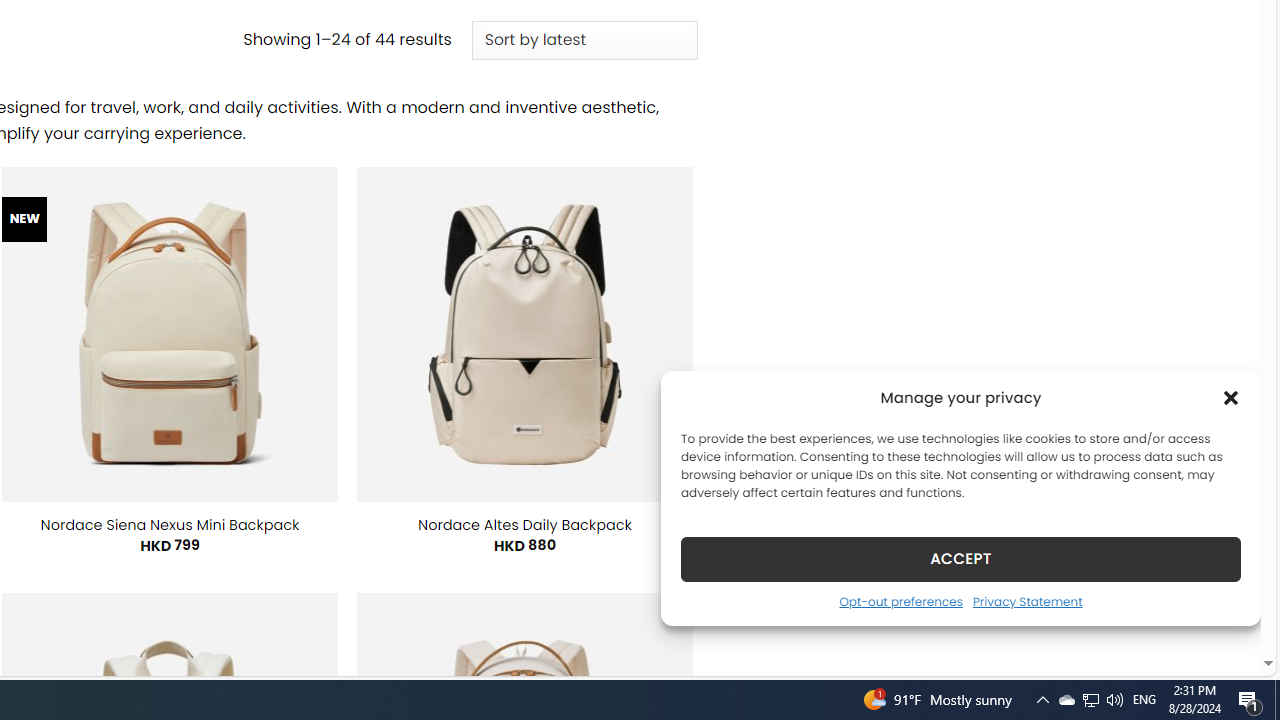 Image resolution: width=1280 pixels, height=720 pixels. Describe the element at coordinates (1230, 397) in the screenshot. I see `'Class: cmplz-close'` at that location.